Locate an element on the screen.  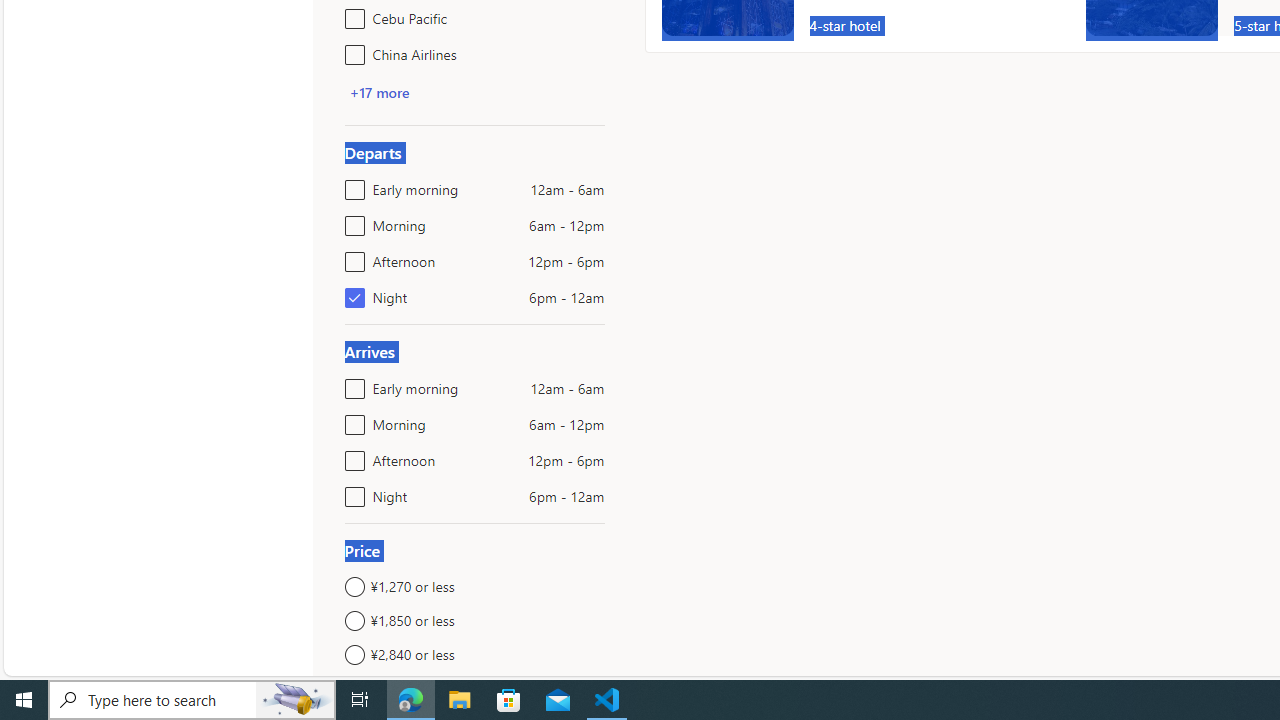
'Night6pm - 12am' is located at coordinates (351, 492).